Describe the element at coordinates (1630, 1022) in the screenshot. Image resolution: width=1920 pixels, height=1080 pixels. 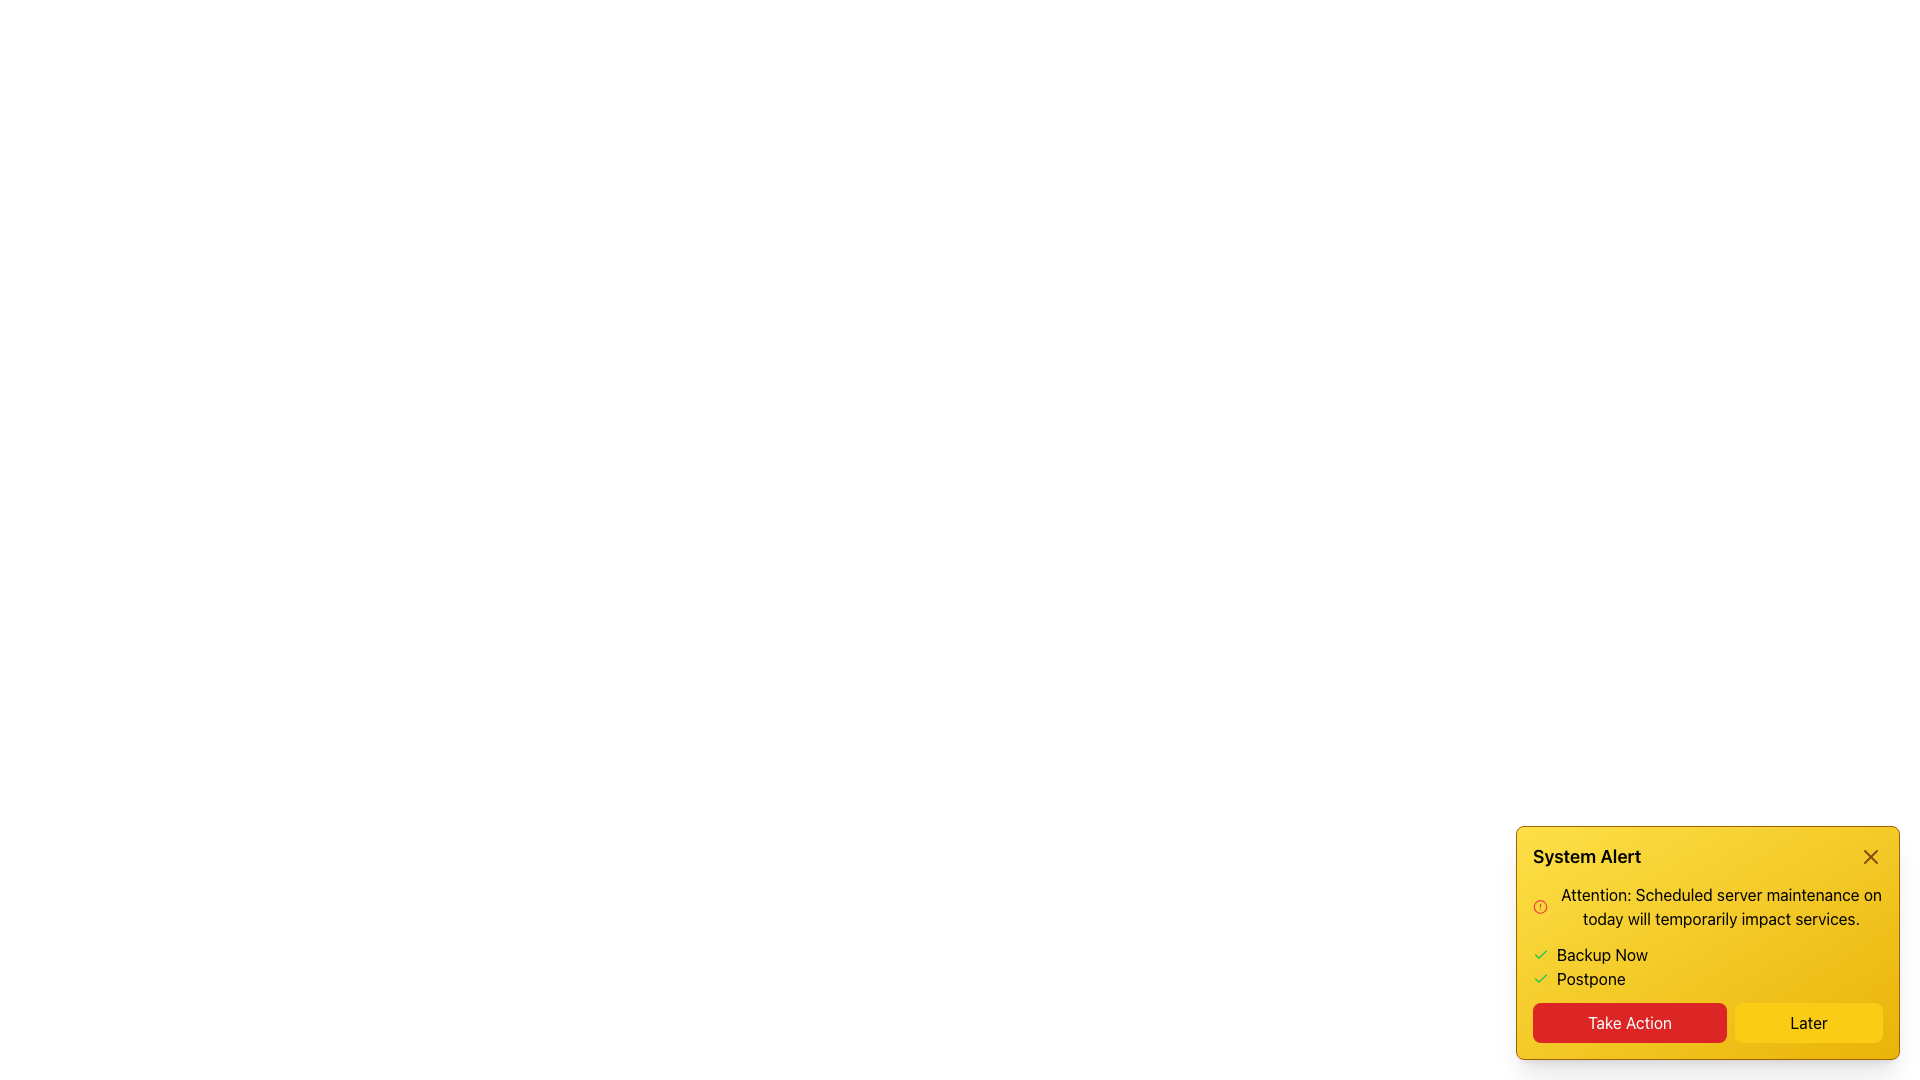
I see `the leftmost button in the row of buttons at the bottom of the yellow notification card, which prompts immediate action related to the notification's message` at that location.